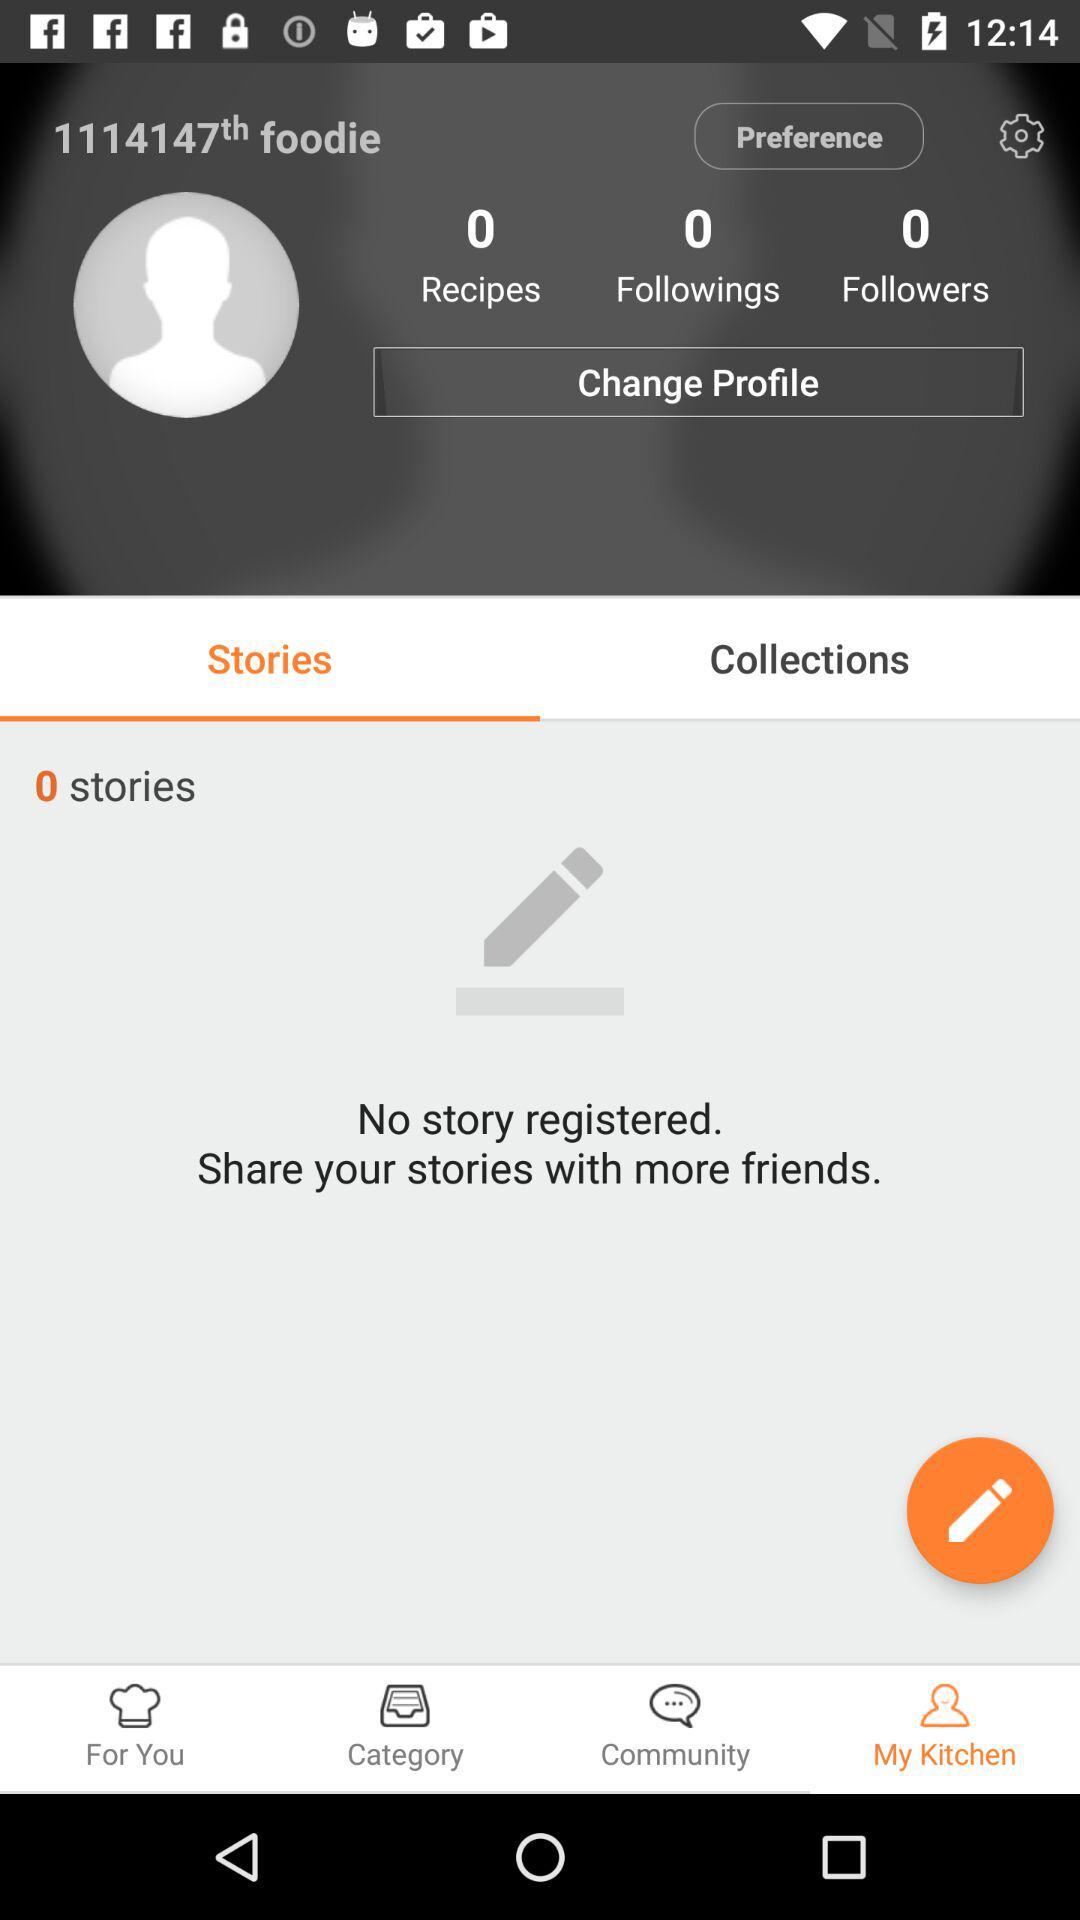 Image resolution: width=1080 pixels, height=1920 pixels. I want to click on settings option, so click(1021, 135).